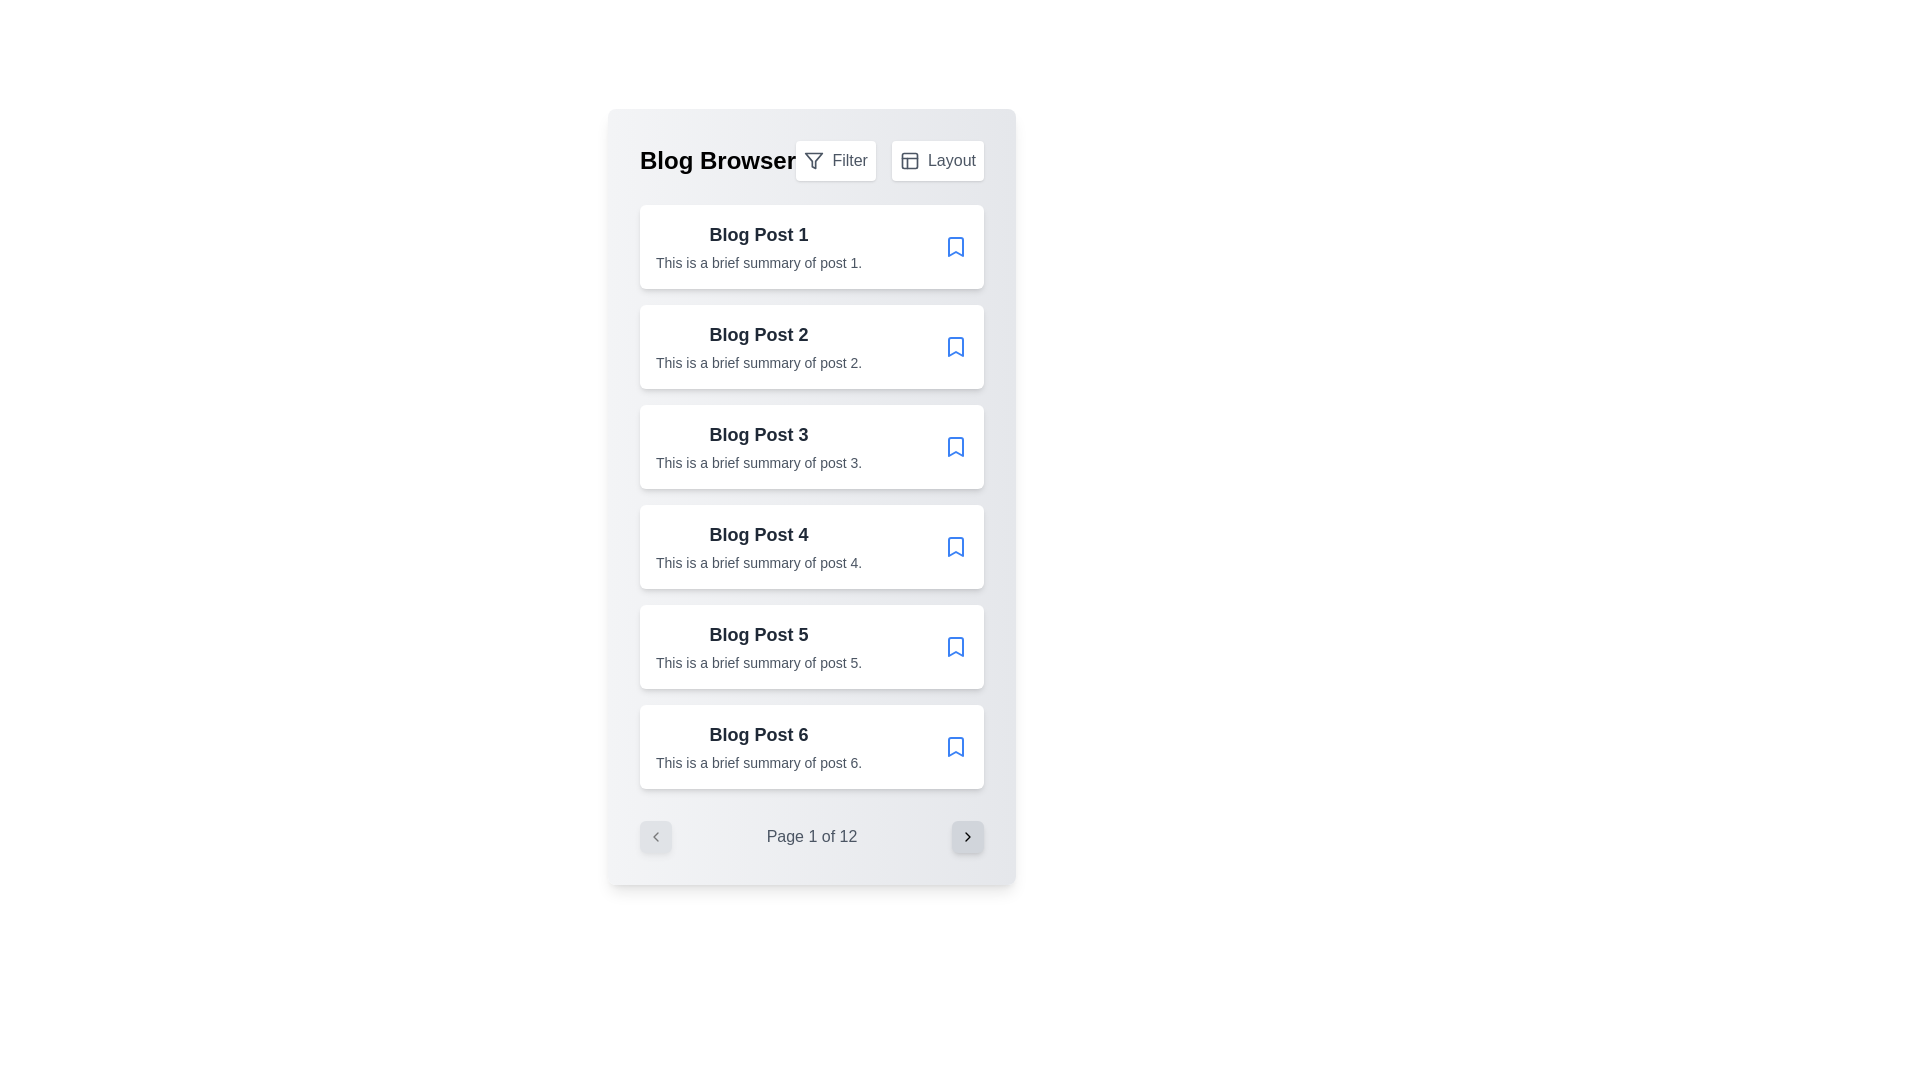 The image size is (1920, 1080). What do you see at coordinates (814, 160) in the screenshot?
I see `the 'Filter' icon located in the top-right section of the interface` at bounding box center [814, 160].